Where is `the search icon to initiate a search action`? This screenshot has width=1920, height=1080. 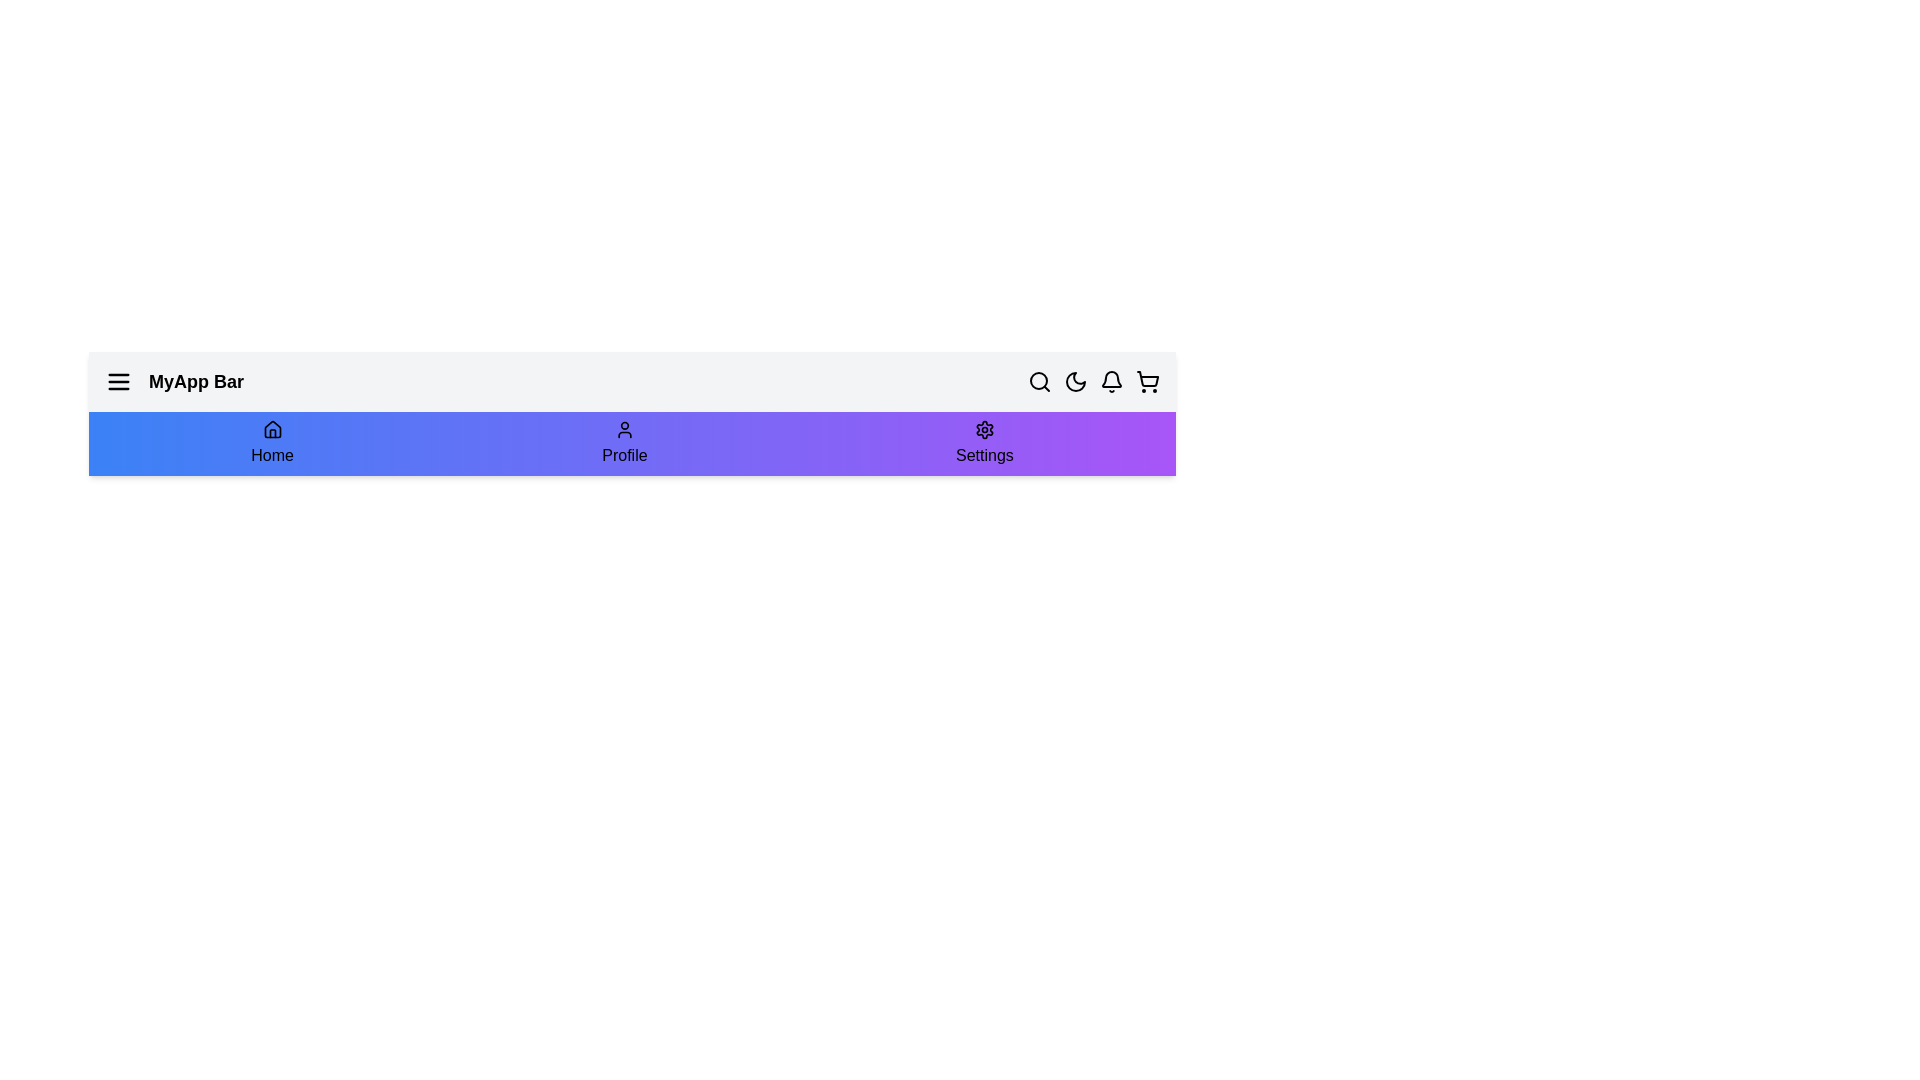
the search icon to initiate a search action is located at coordinates (1040, 381).